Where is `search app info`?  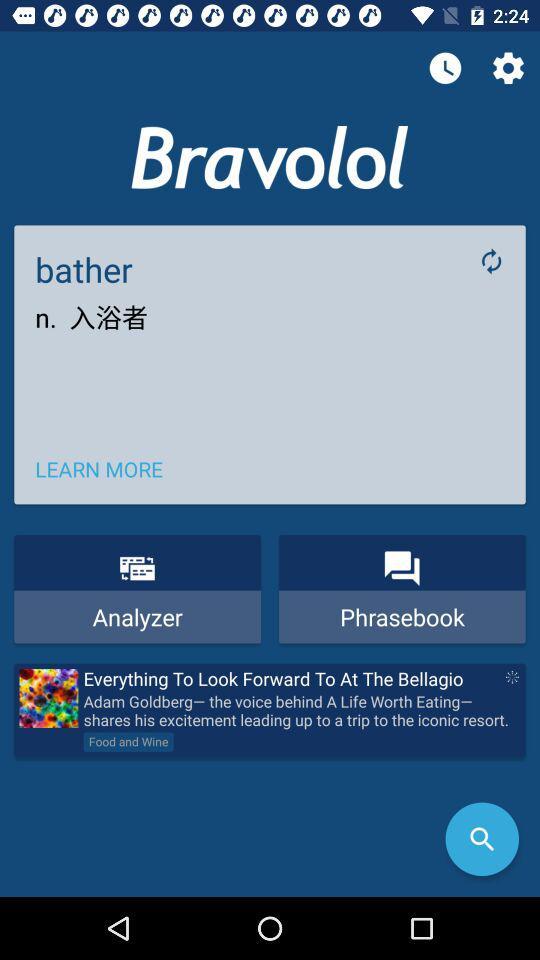 search app info is located at coordinates (481, 839).